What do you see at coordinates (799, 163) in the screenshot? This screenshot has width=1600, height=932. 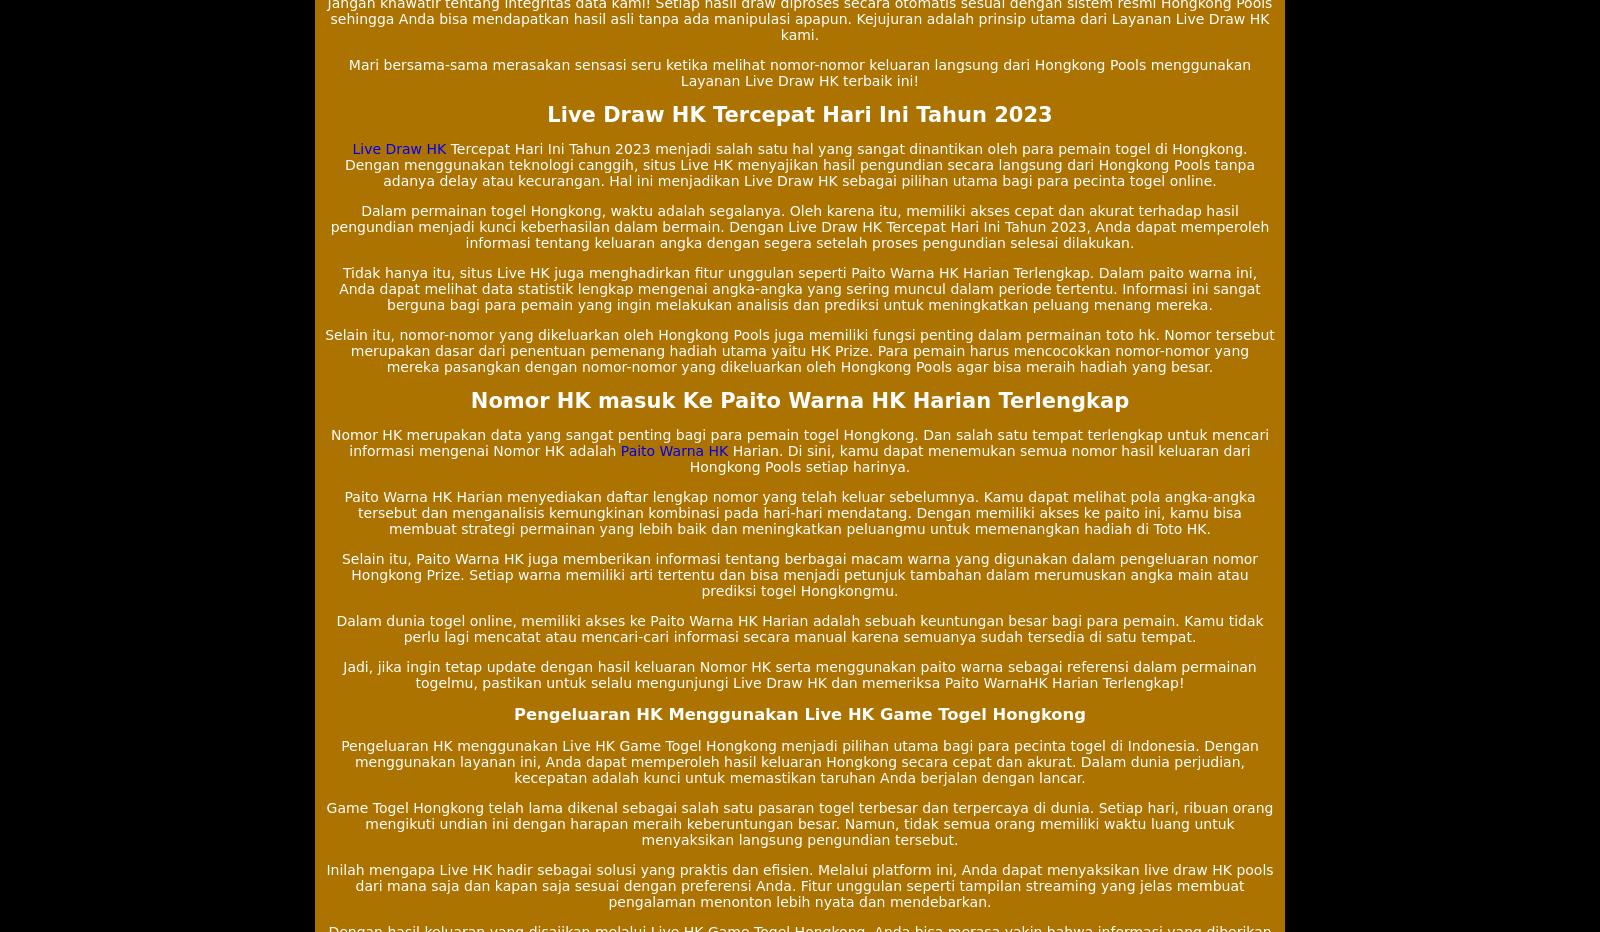 I see `'Tercepat Hari Ini Tahun 2023 menjadi salah satu hal yang sangat dinantikan oleh para pemain togel di Hongkong. Dengan menggunakan teknologi canggih, situs Live HK menyajikan hasil pengundian secara langsung dari Hongkong Pools tanpa adanya delay atau kecurangan. Hal ini menjadikan Live Draw HK sebagai pilihan utama bagi para pecinta togel online.'` at bounding box center [799, 163].